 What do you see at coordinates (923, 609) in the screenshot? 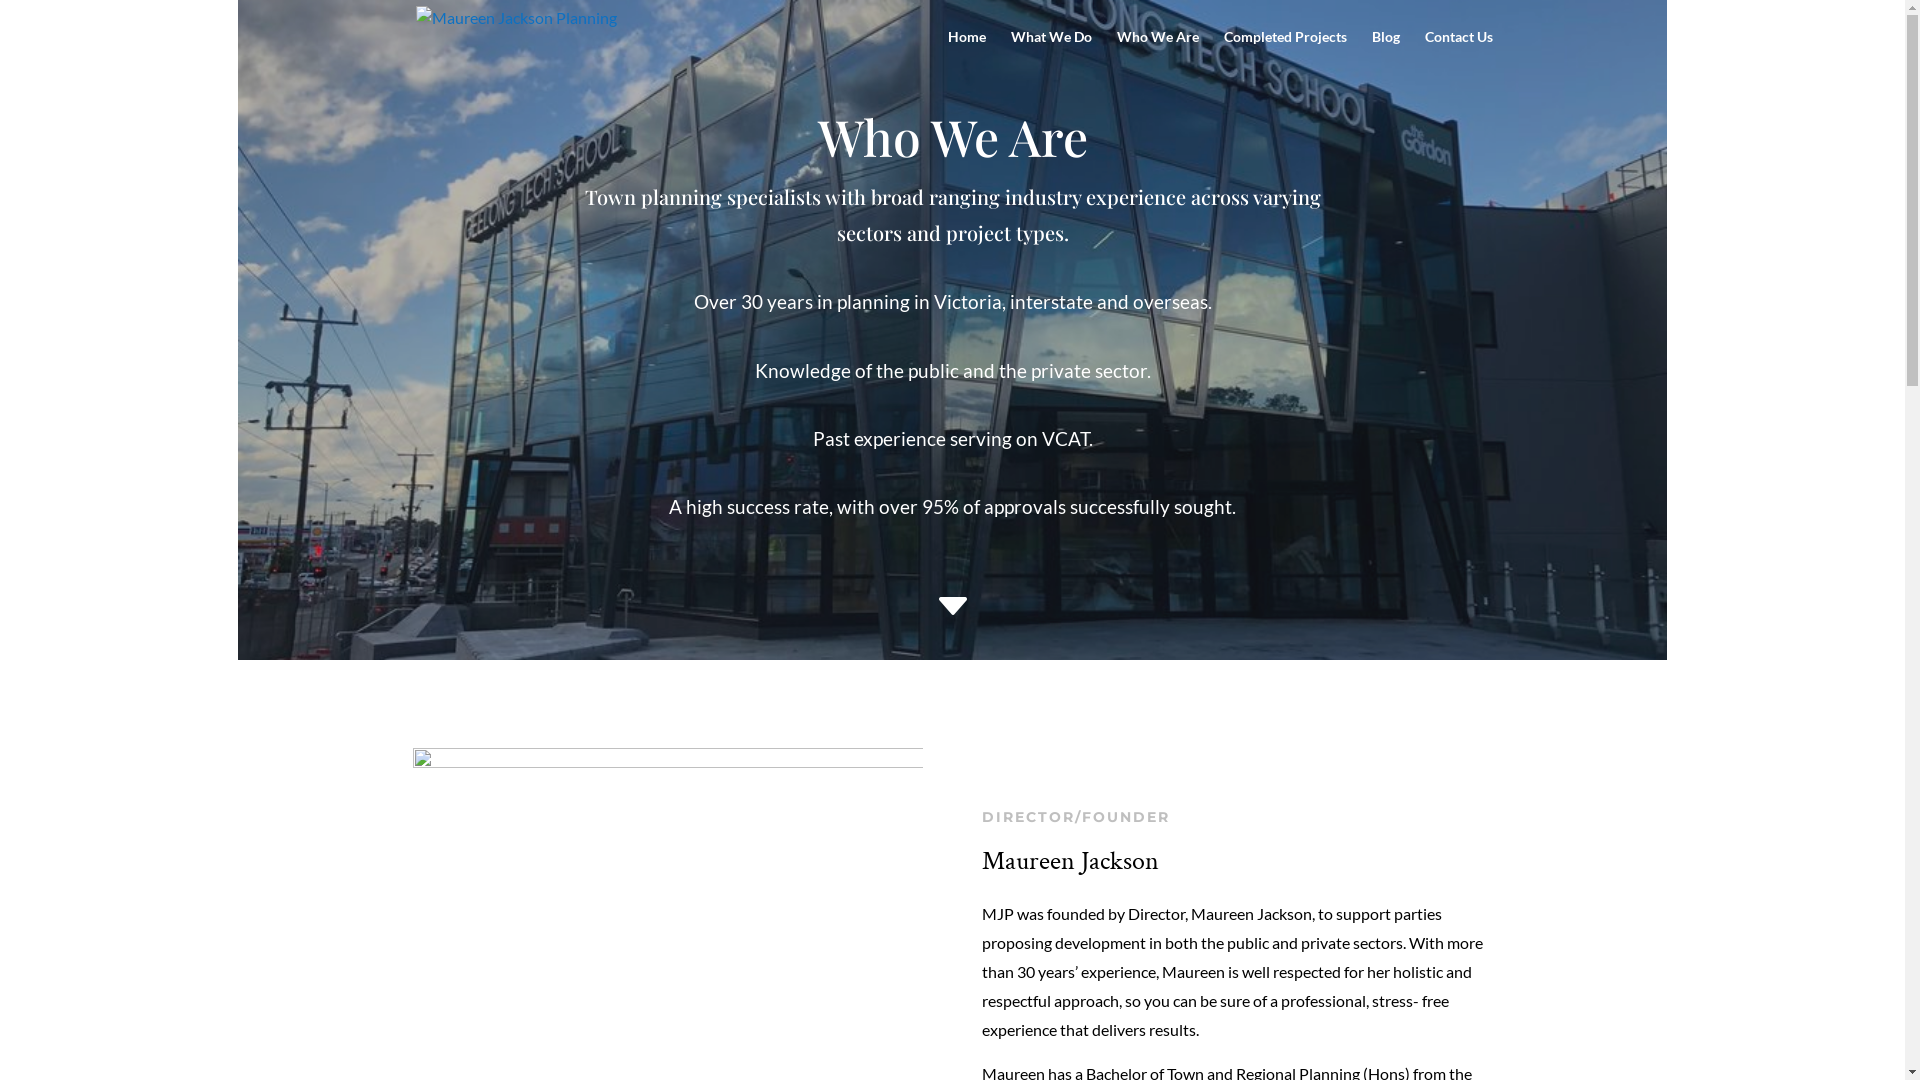
I see `'C'` at bounding box center [923, 609].